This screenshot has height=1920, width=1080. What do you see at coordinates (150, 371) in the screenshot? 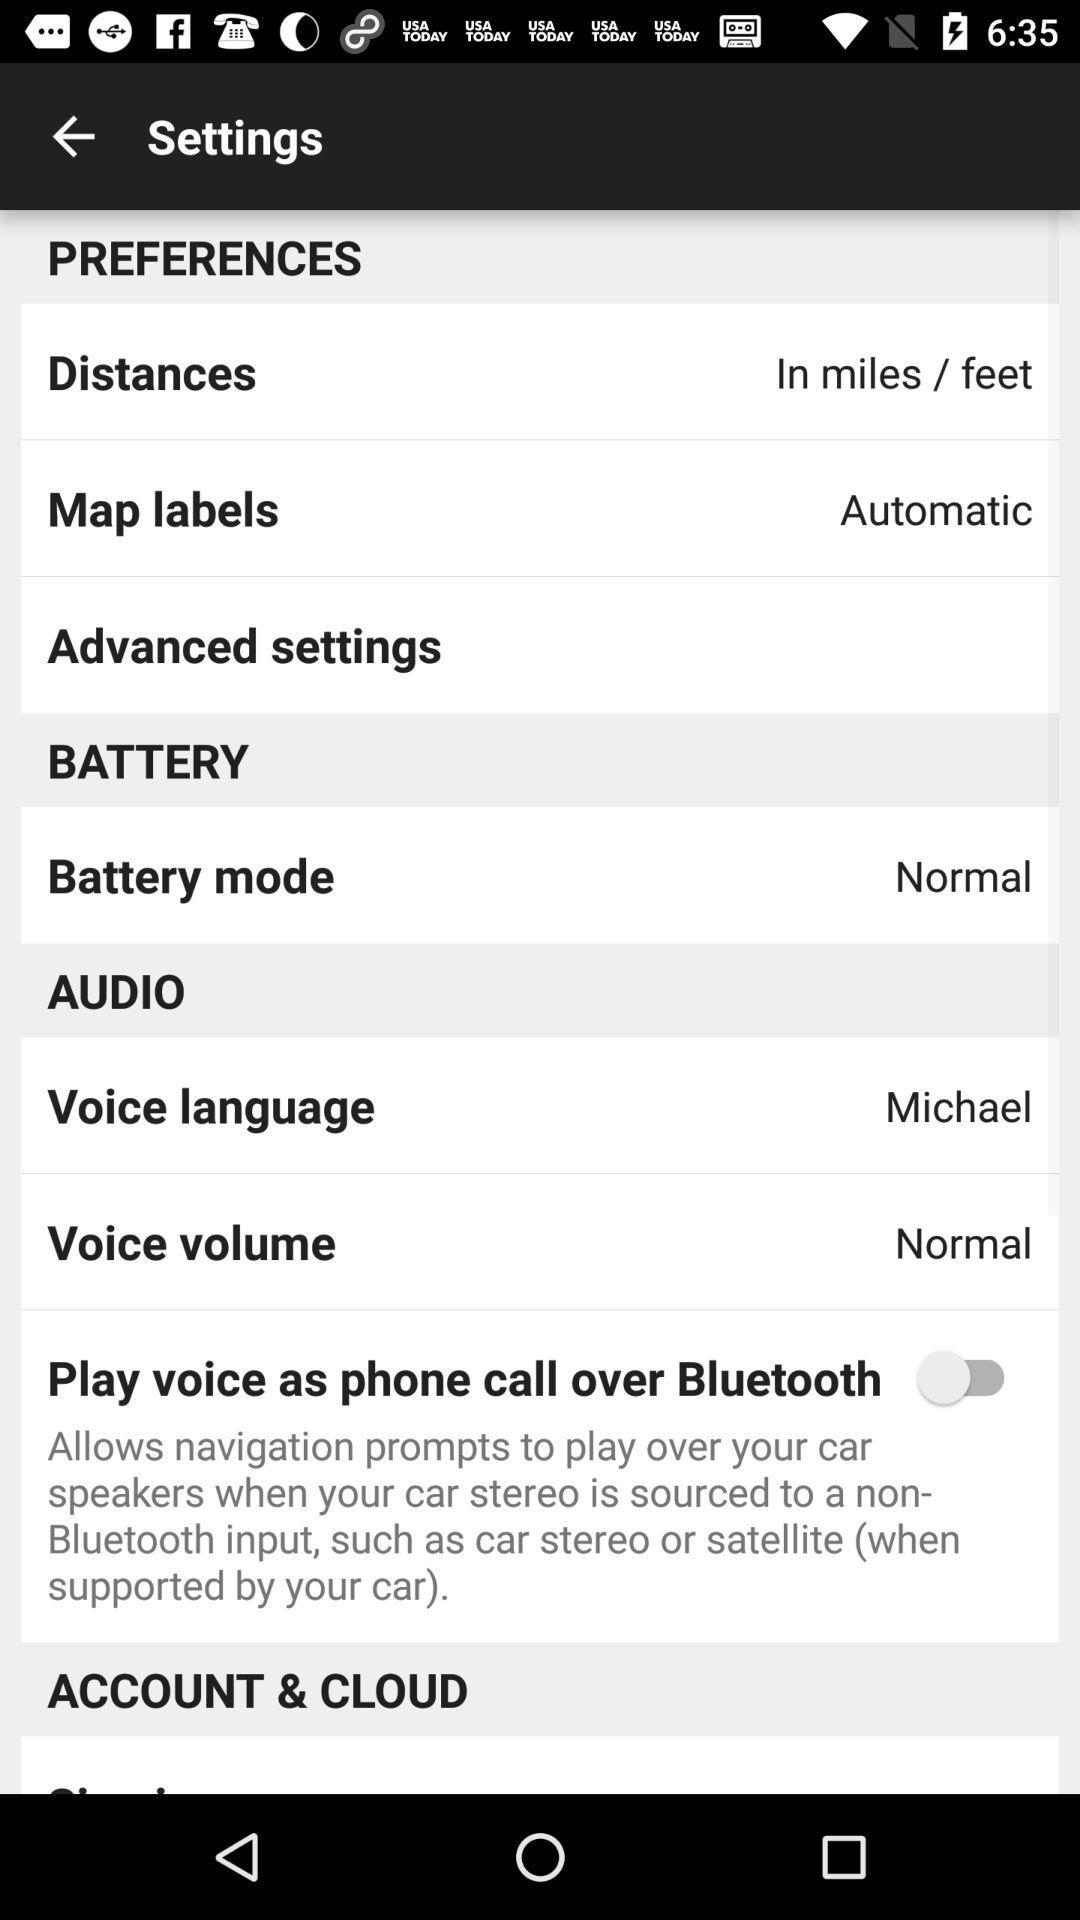
I see `the distances item` at bounding box center [150, 371].